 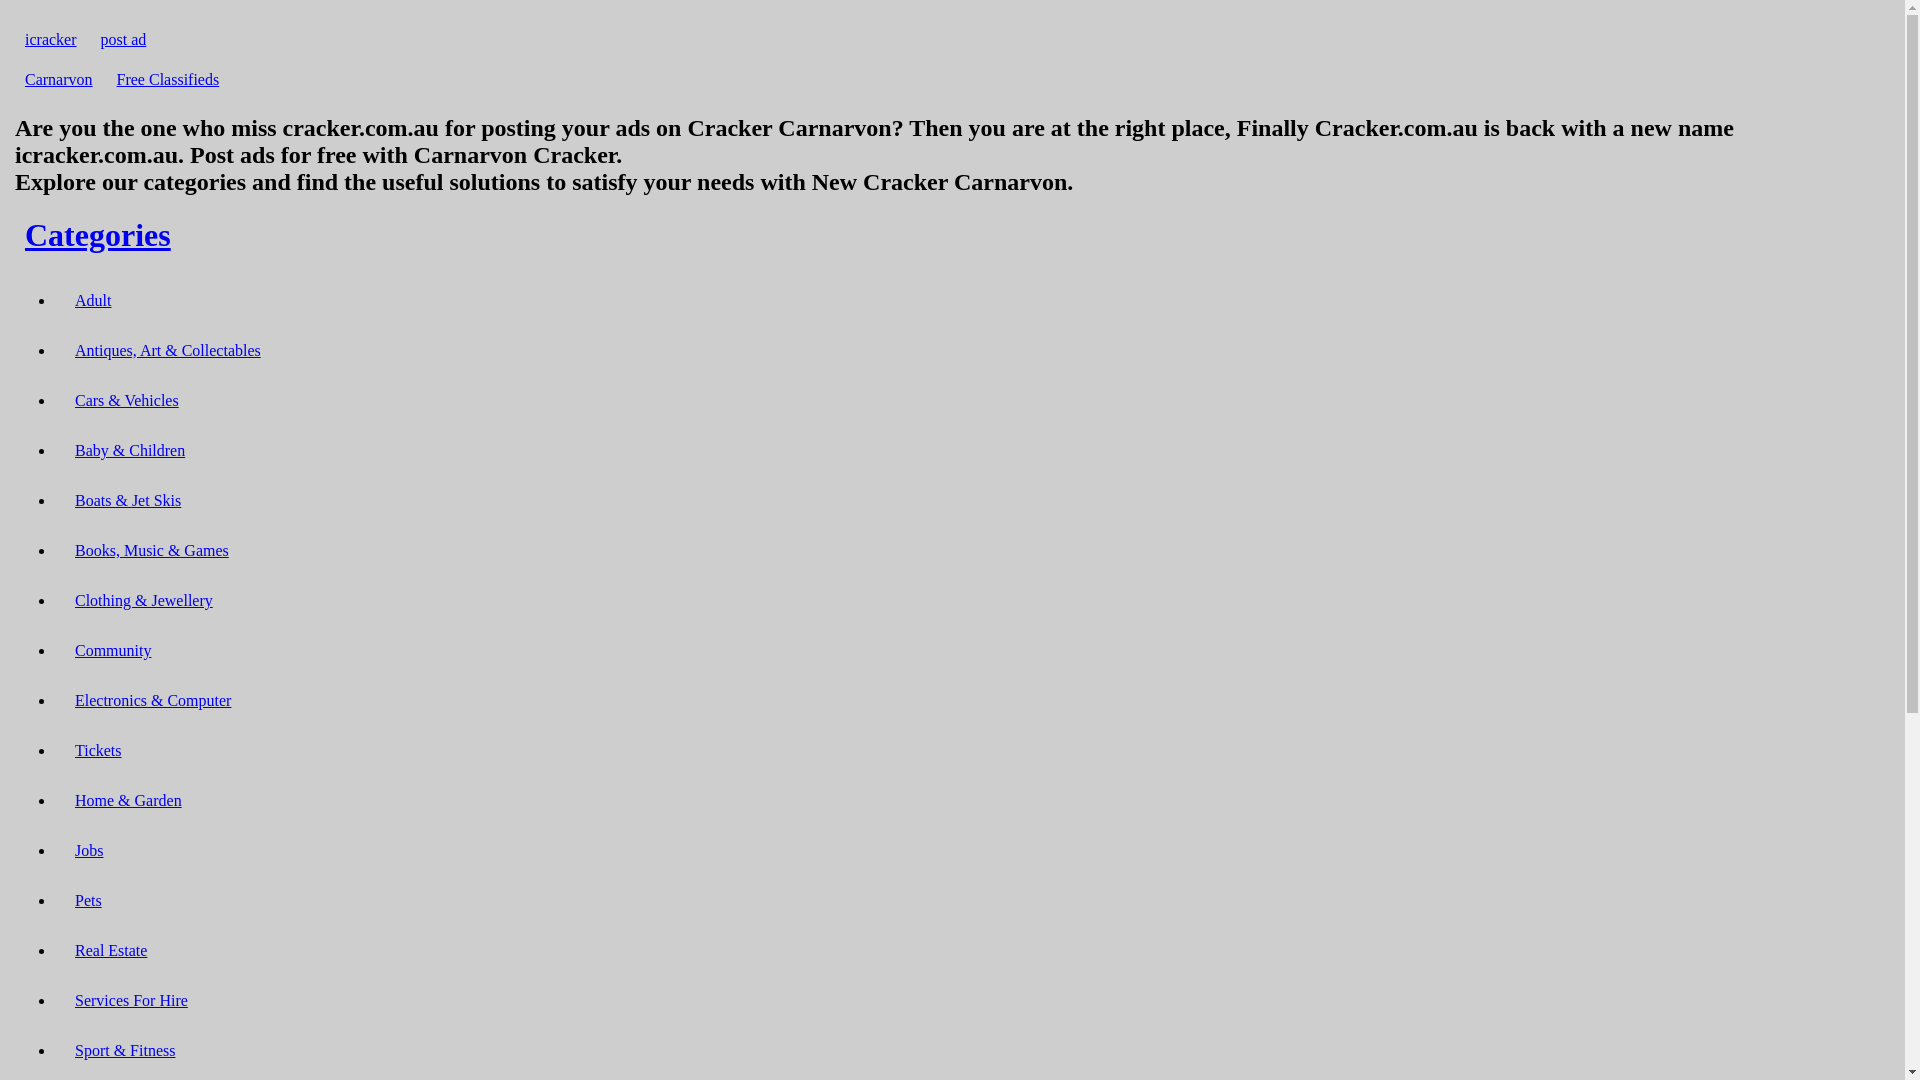 I want to click on 'Antiques, Art & Collectables', so click(x=168, y=349).